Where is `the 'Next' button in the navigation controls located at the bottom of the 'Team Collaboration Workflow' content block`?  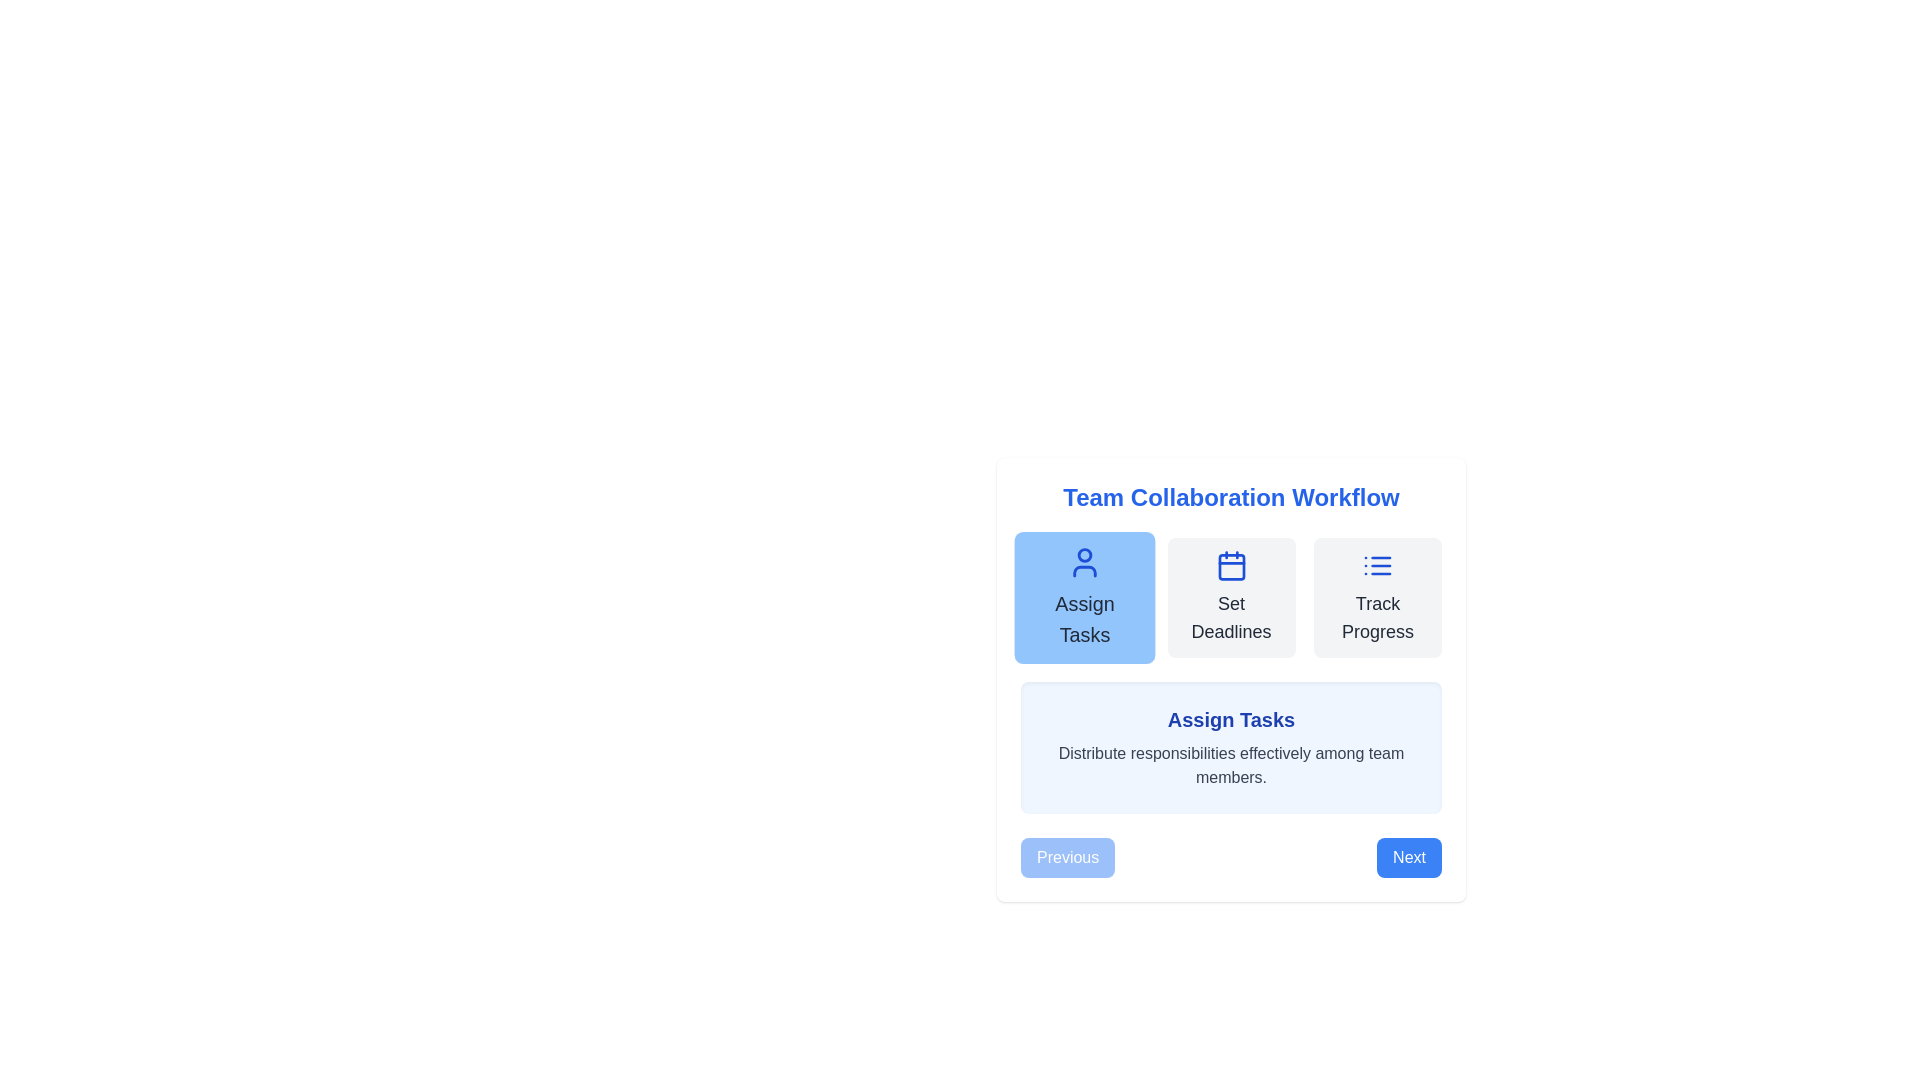 the 'Next' button in the navigation controls located at the bottom of the 'Team Collaboration Workflow' content block is located at coordinates (1230, 856).